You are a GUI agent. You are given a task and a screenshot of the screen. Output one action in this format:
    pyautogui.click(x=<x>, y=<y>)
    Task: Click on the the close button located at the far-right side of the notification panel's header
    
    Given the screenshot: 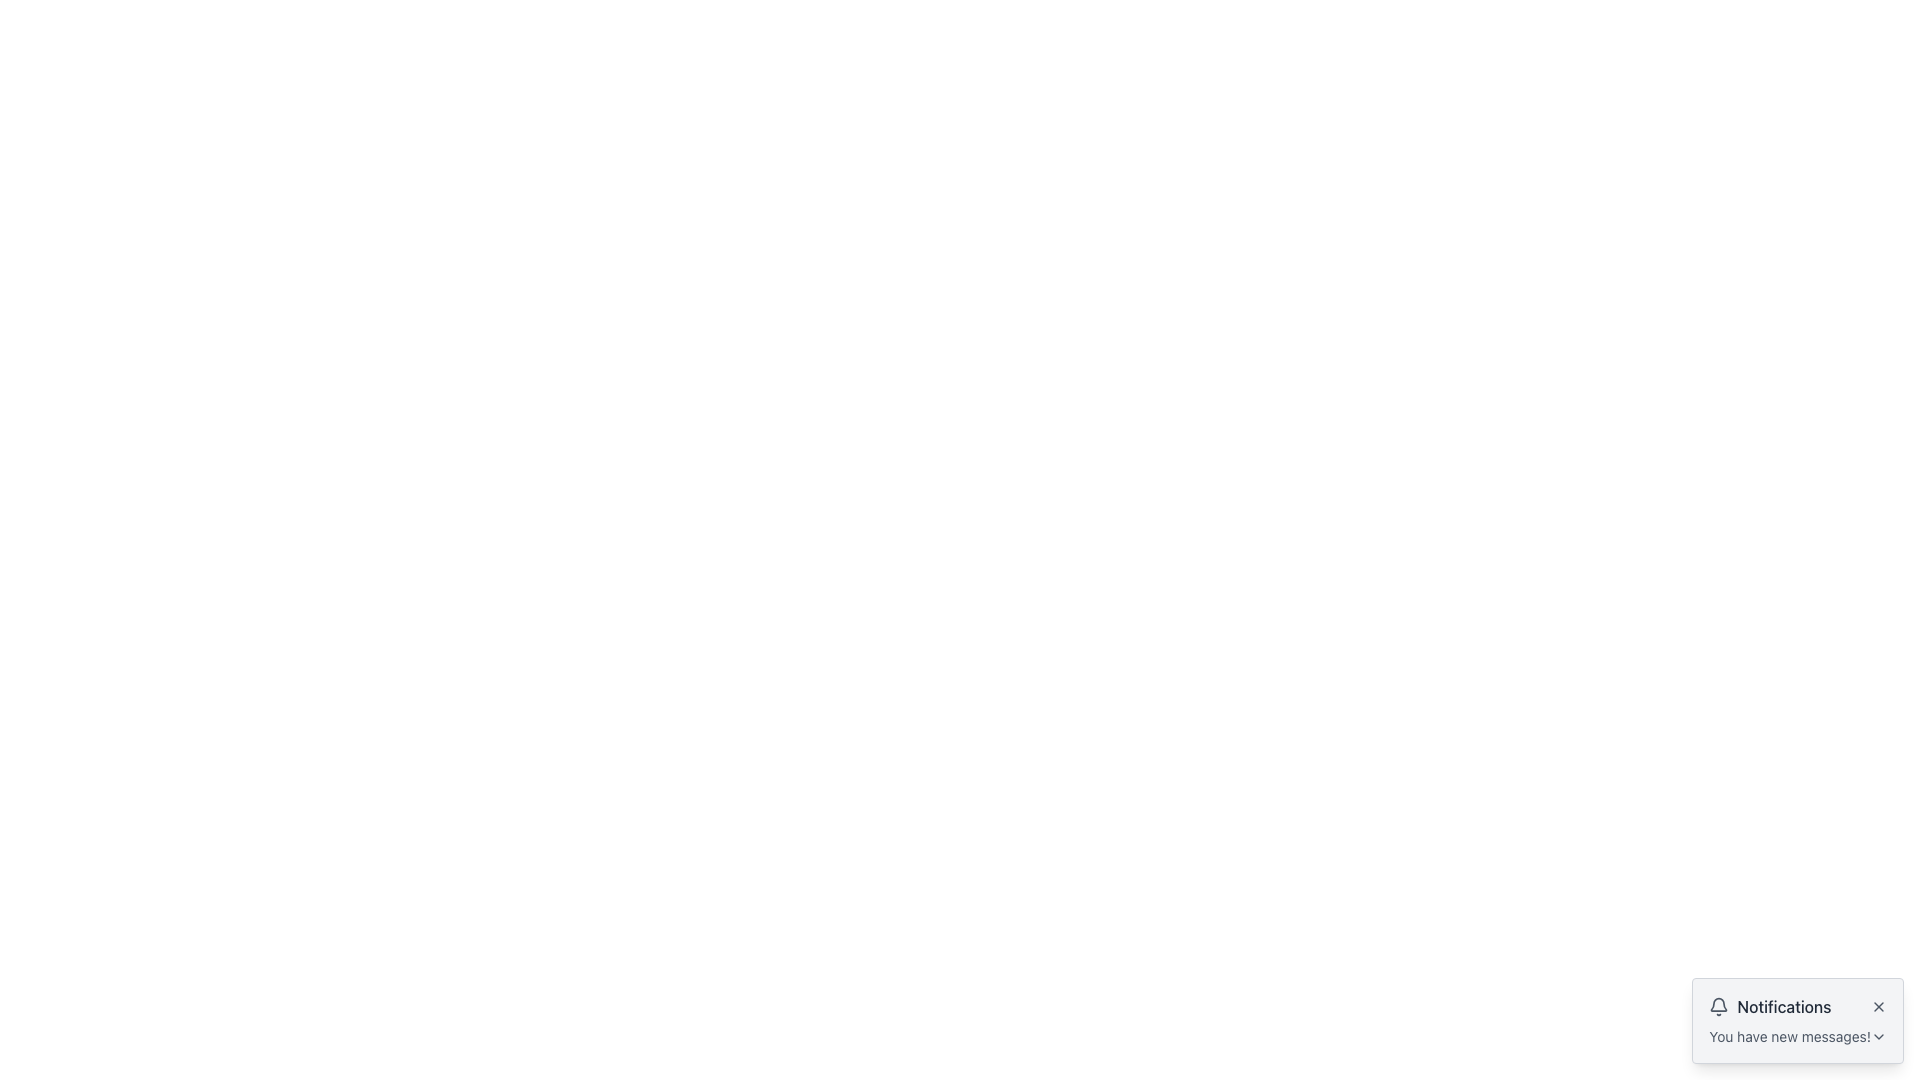 What is the action you would take?
    pyautogui.click(x=1877, y=1006)
    